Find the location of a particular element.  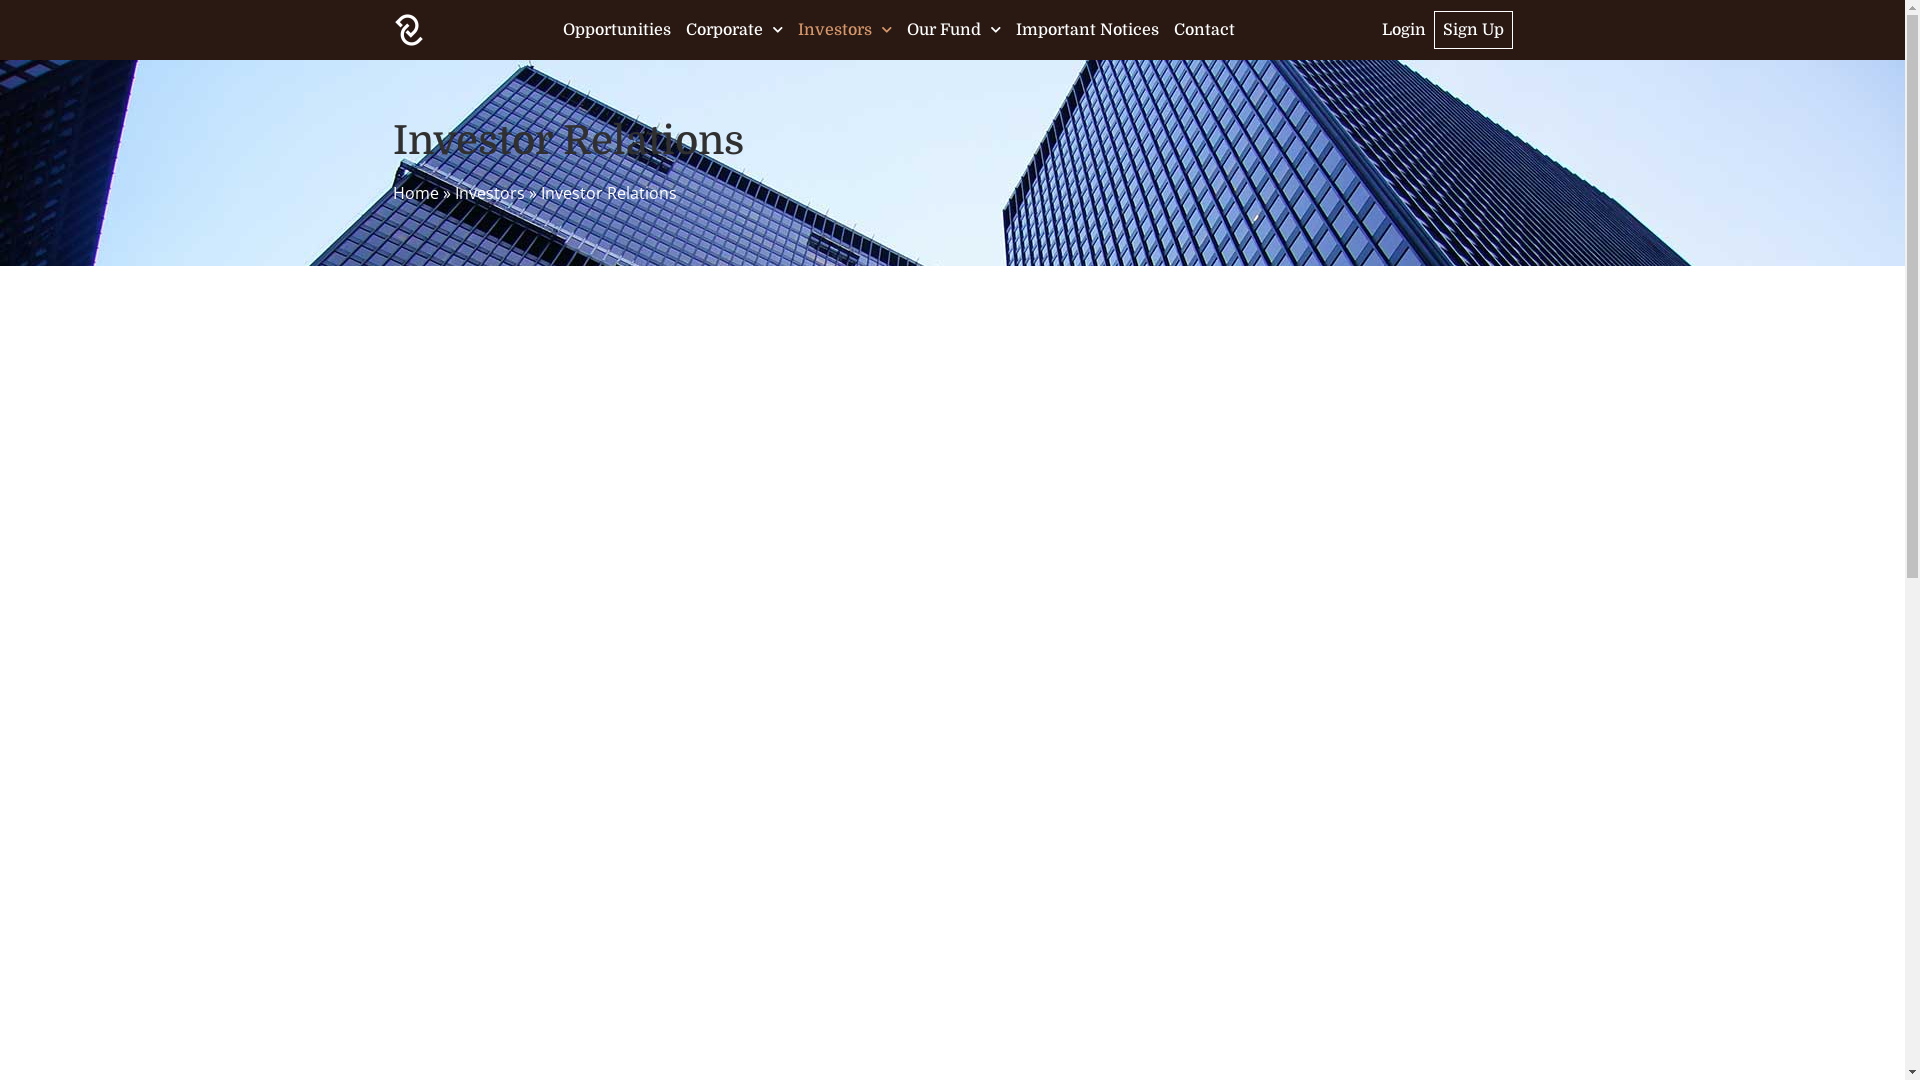

'Sign Up' is located at coordinates (1473, 30).